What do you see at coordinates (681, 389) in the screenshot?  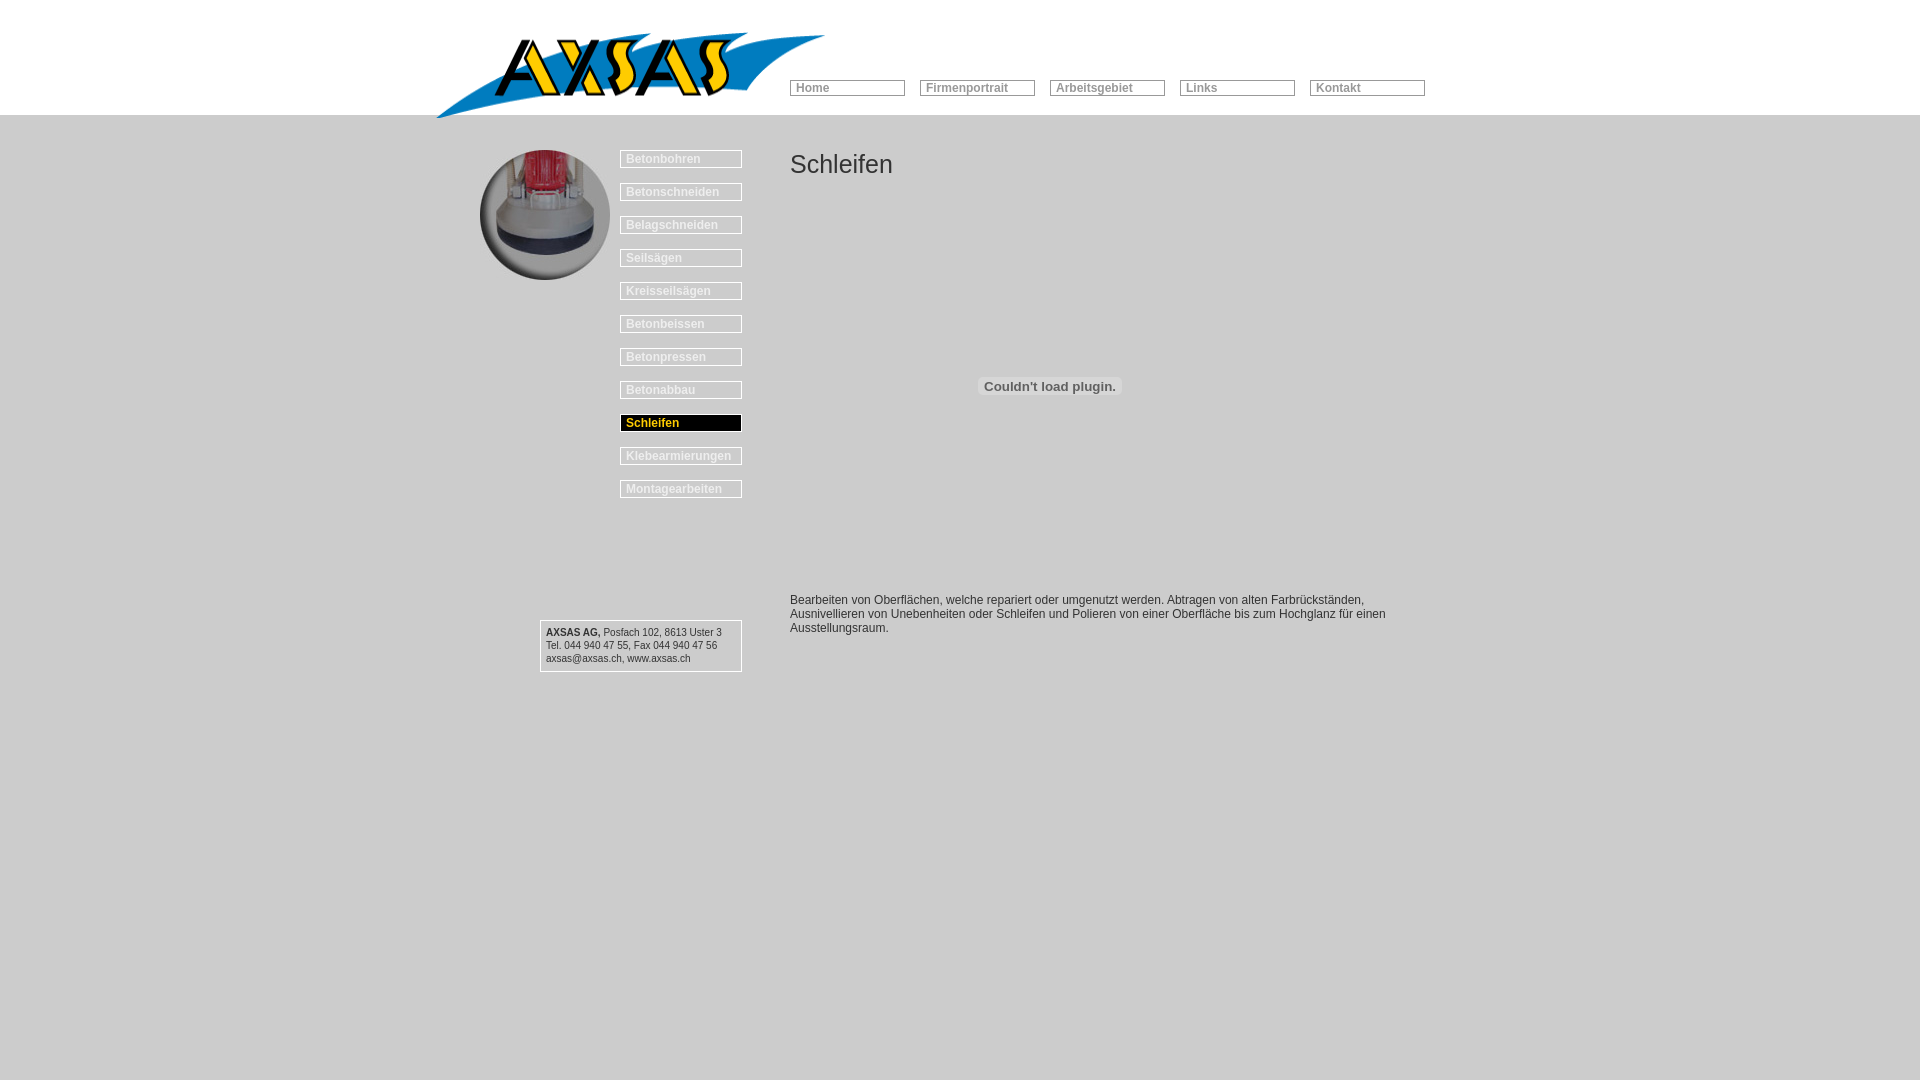 I see `'Betonabbau'` at bounding box center [681, 389].